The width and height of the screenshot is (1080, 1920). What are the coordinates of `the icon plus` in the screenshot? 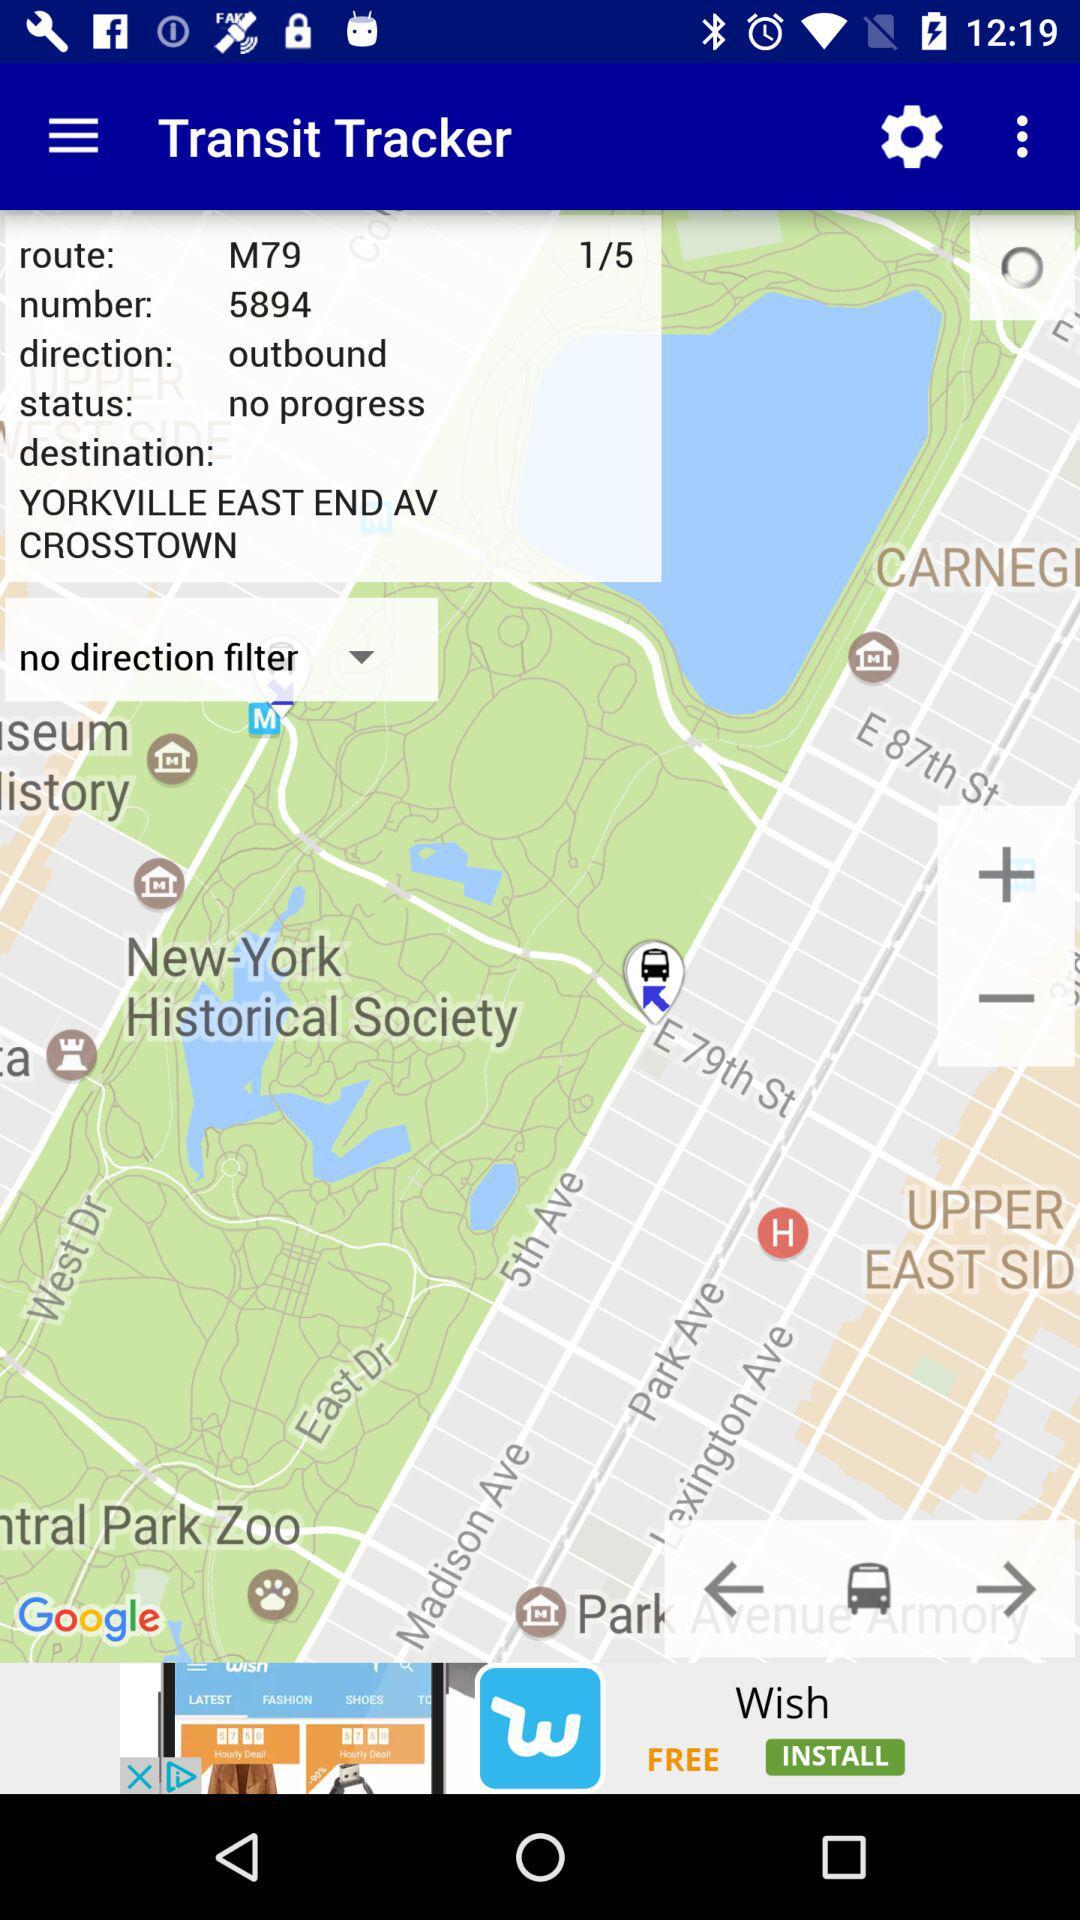 It's located at (1006, 873).